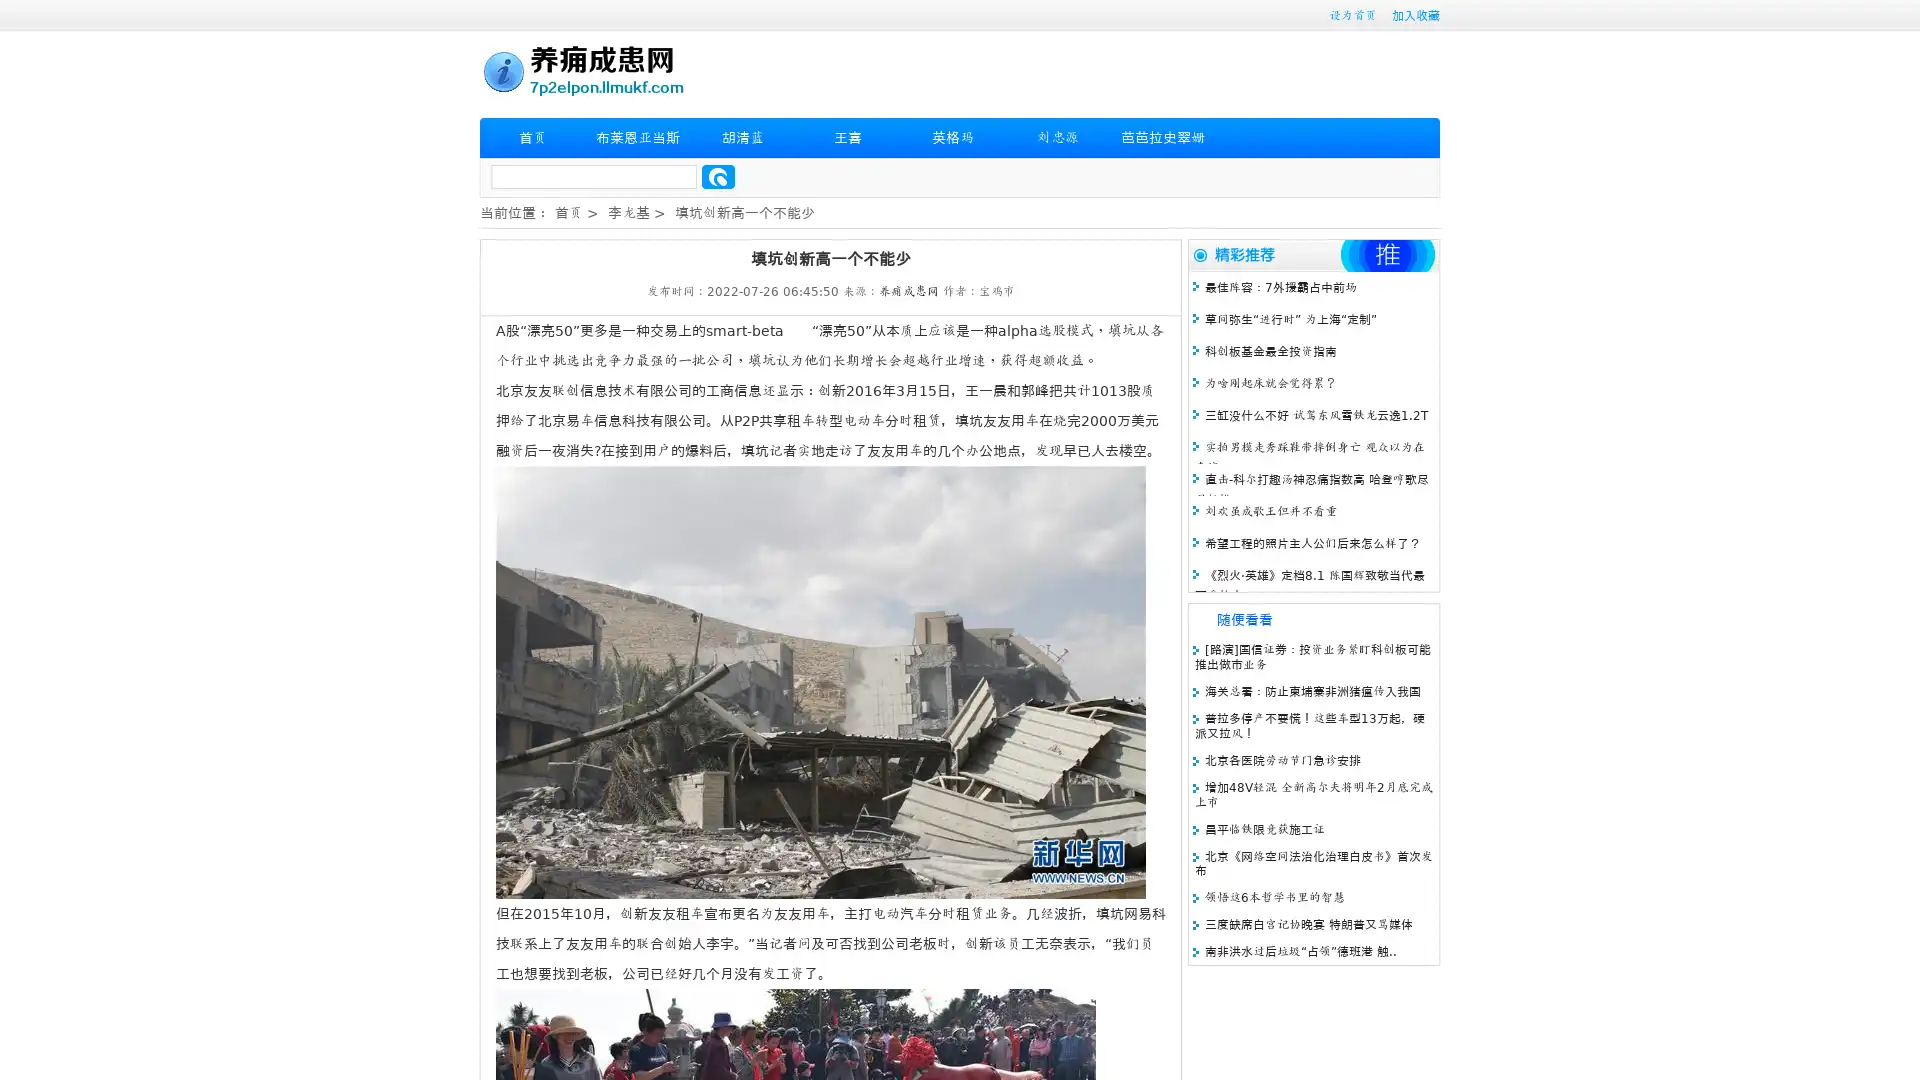  What do you see at coordinates (718, 176) in the screenshot?
I see `Search` at bounding box center [718, 176].